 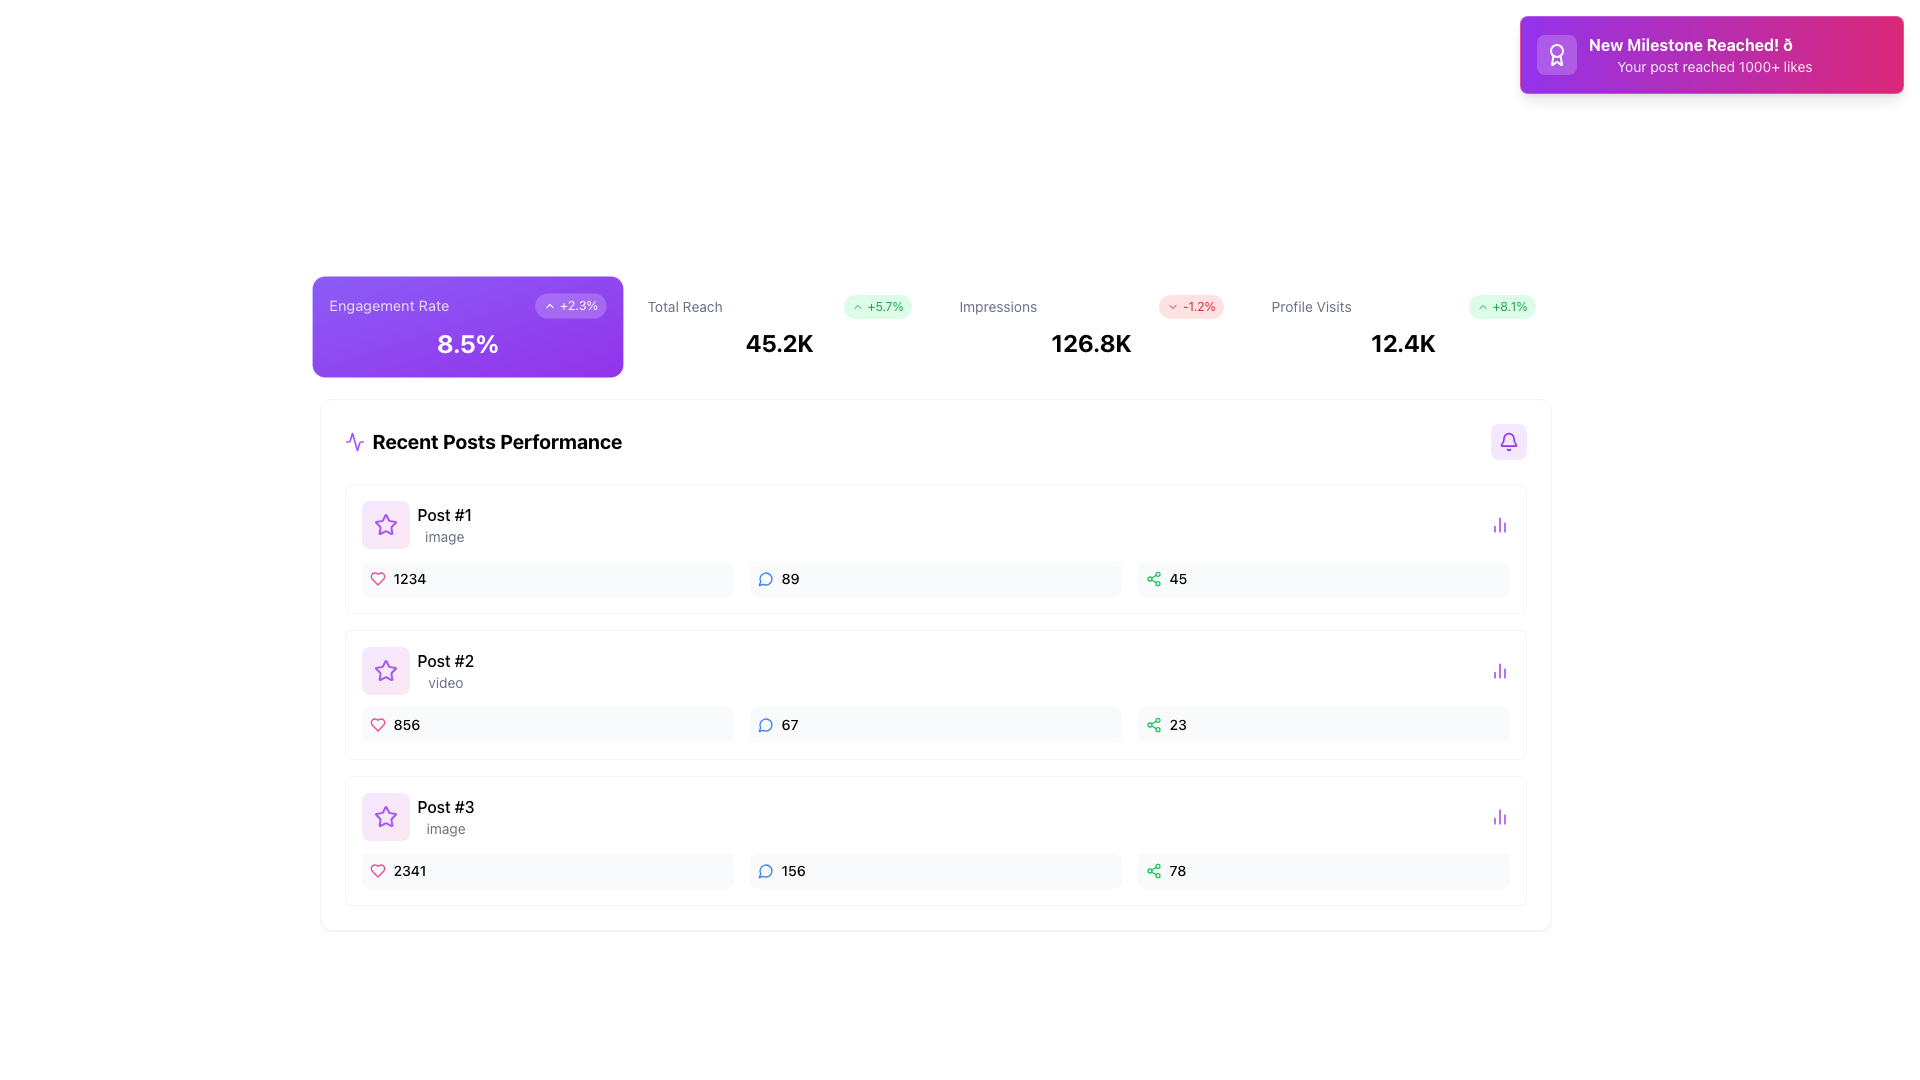 I want to click on the Text label indicating the content type associated with 'Post #2', located below 'Post #2' in the 'Recent Posts Performance' section, so click(x=444, y=681).